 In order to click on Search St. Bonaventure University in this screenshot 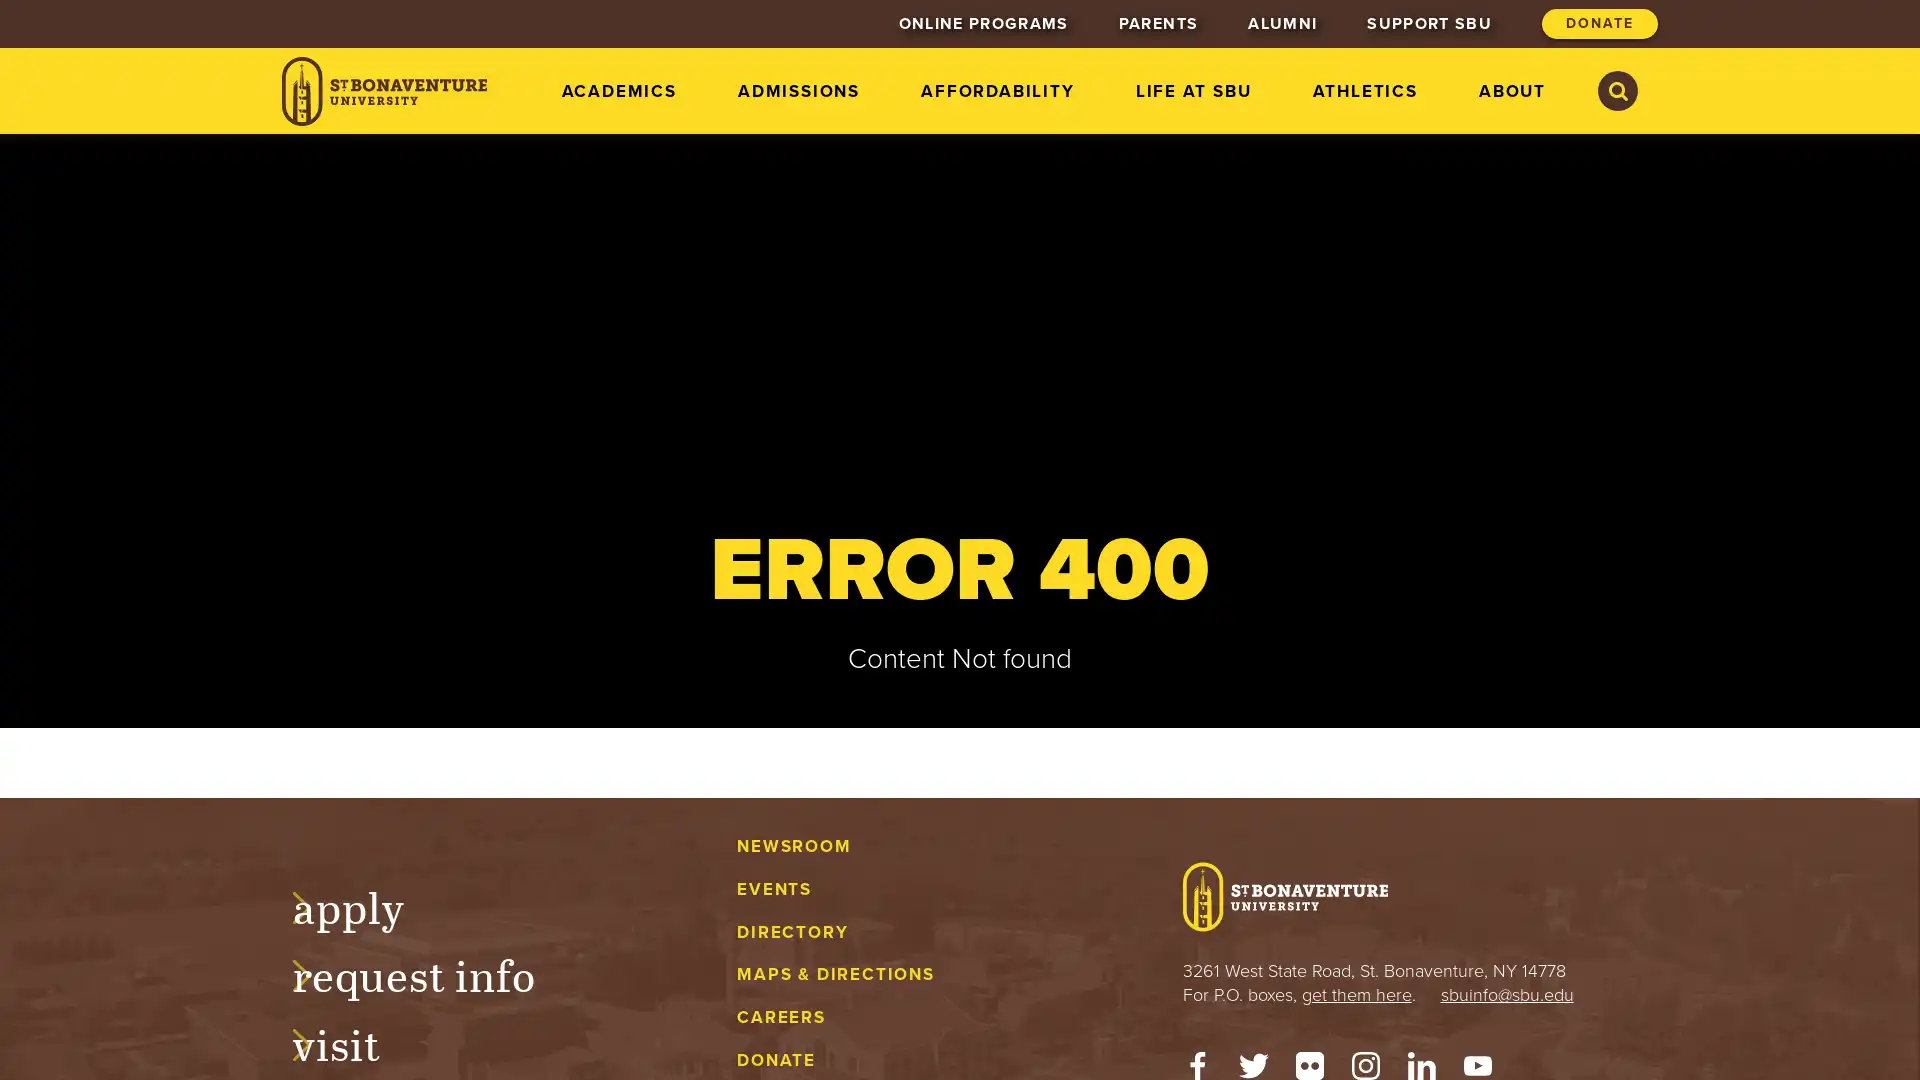, I will do `click(1617, 91)`.